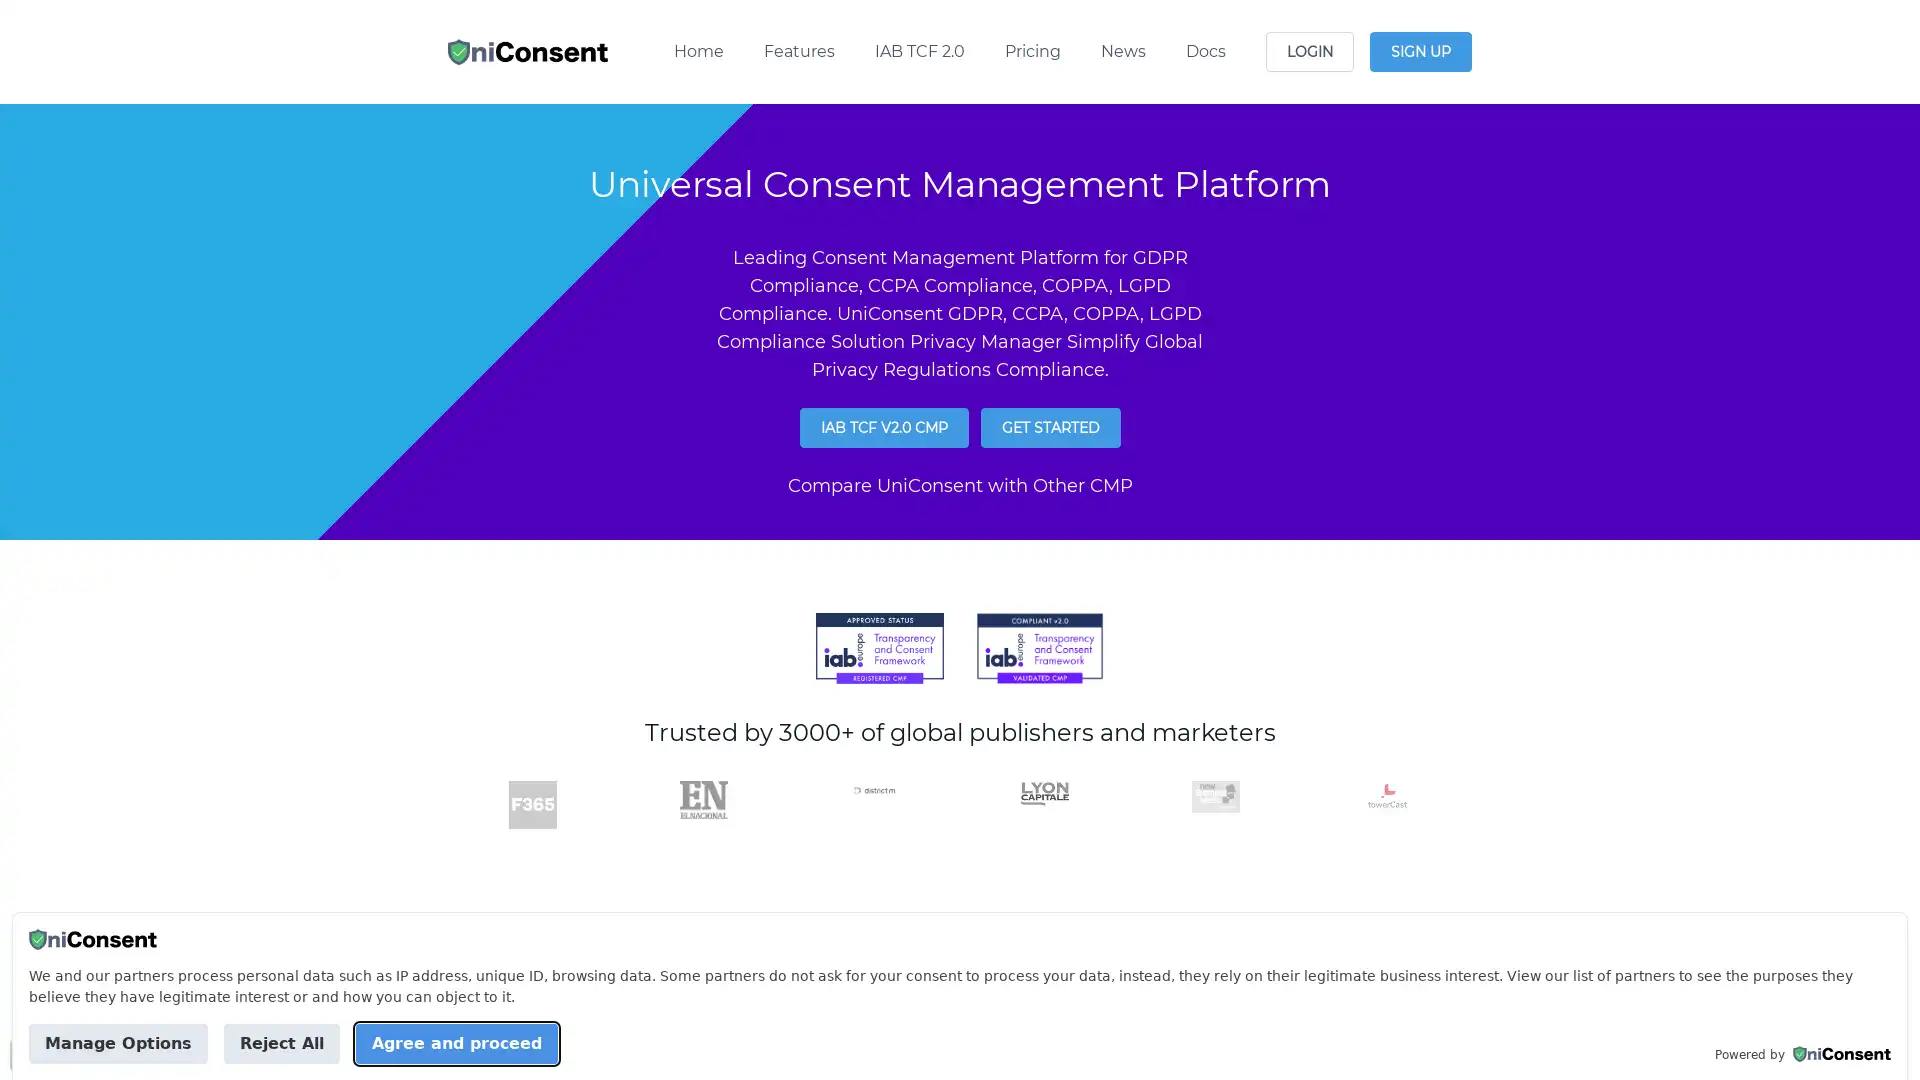 The width and height of the screenshot is (1920, 1080). Describe the element at coordinates (455, 1043) in the screenshot. I see `Agree and proceed` at that location.